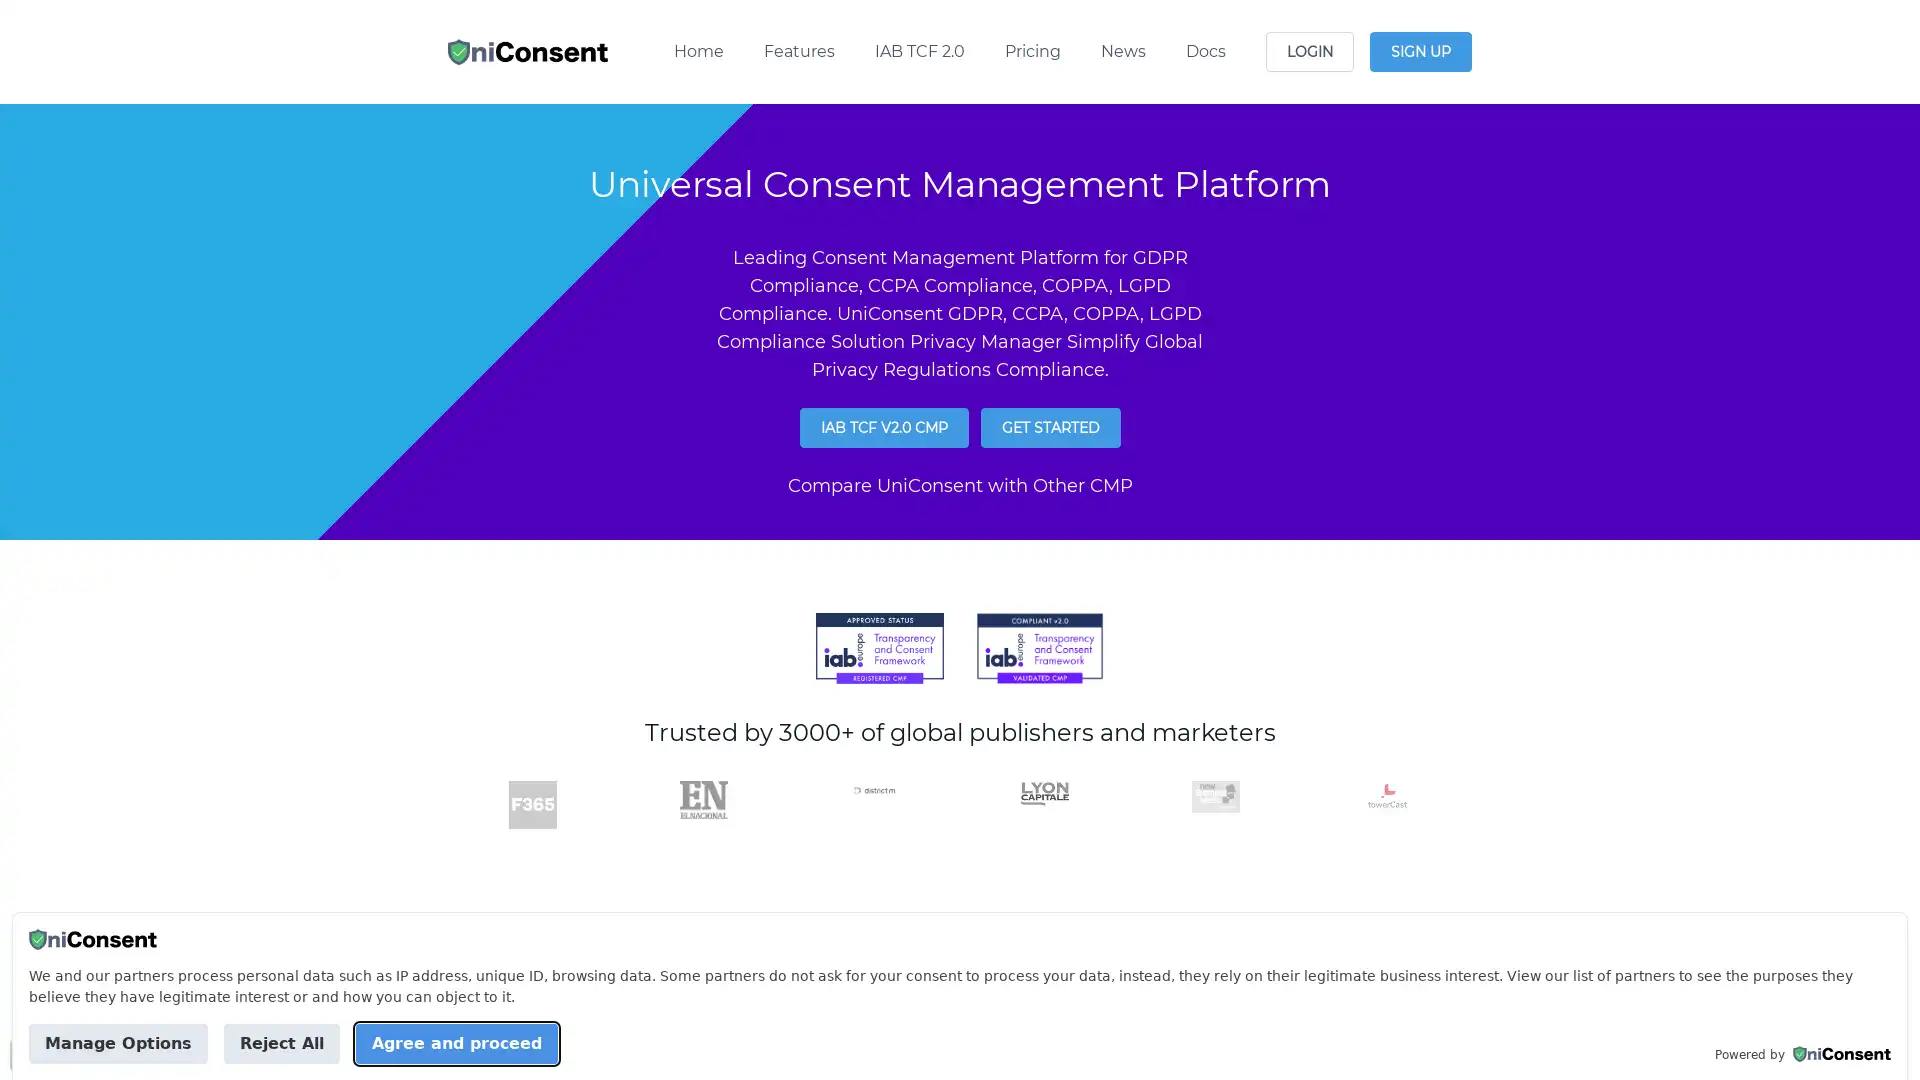 The width and height of the screenshot is (1920, 1080). Describe the element at coordinates (455, 1043) in the screenshot. I see `Agree and proceed` at that location.